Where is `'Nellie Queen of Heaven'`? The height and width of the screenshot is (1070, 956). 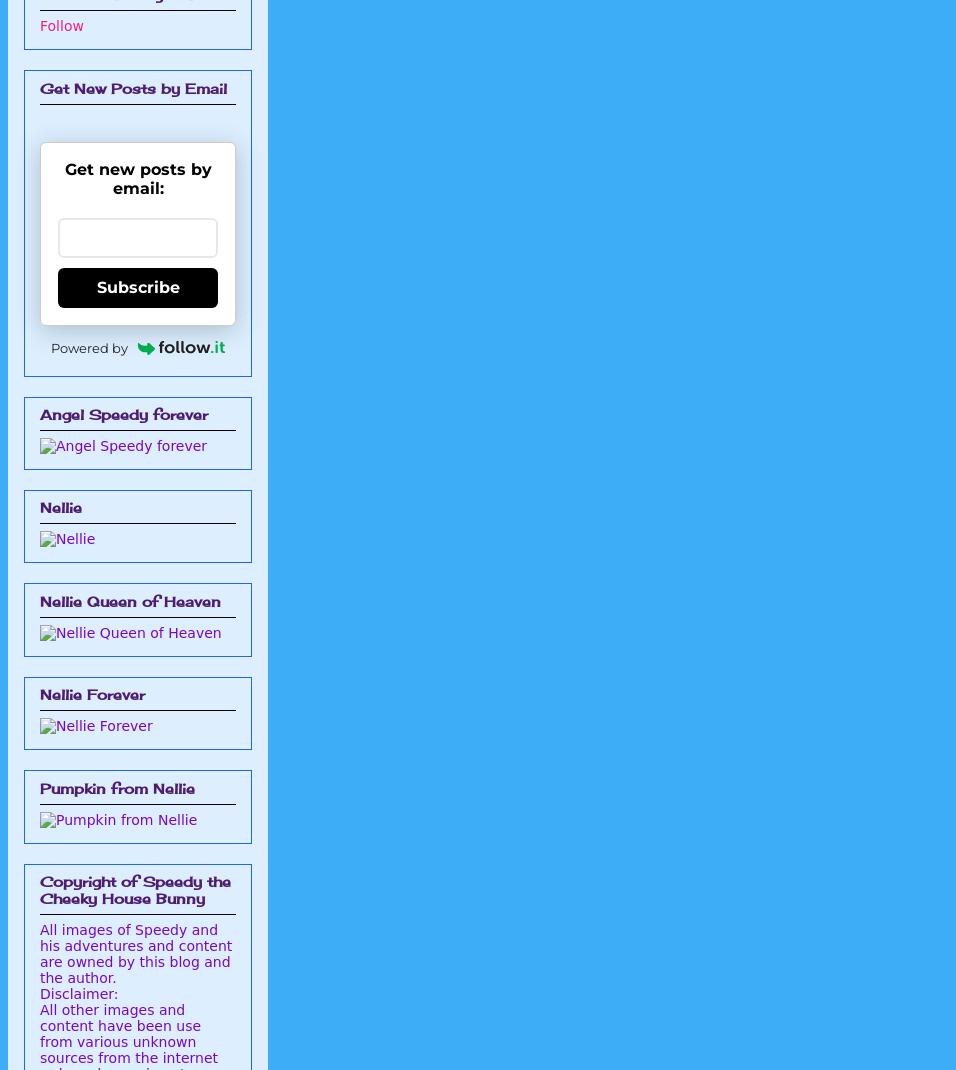 'Nellie Queen of Heaven' is located at coordinates (38, 599).